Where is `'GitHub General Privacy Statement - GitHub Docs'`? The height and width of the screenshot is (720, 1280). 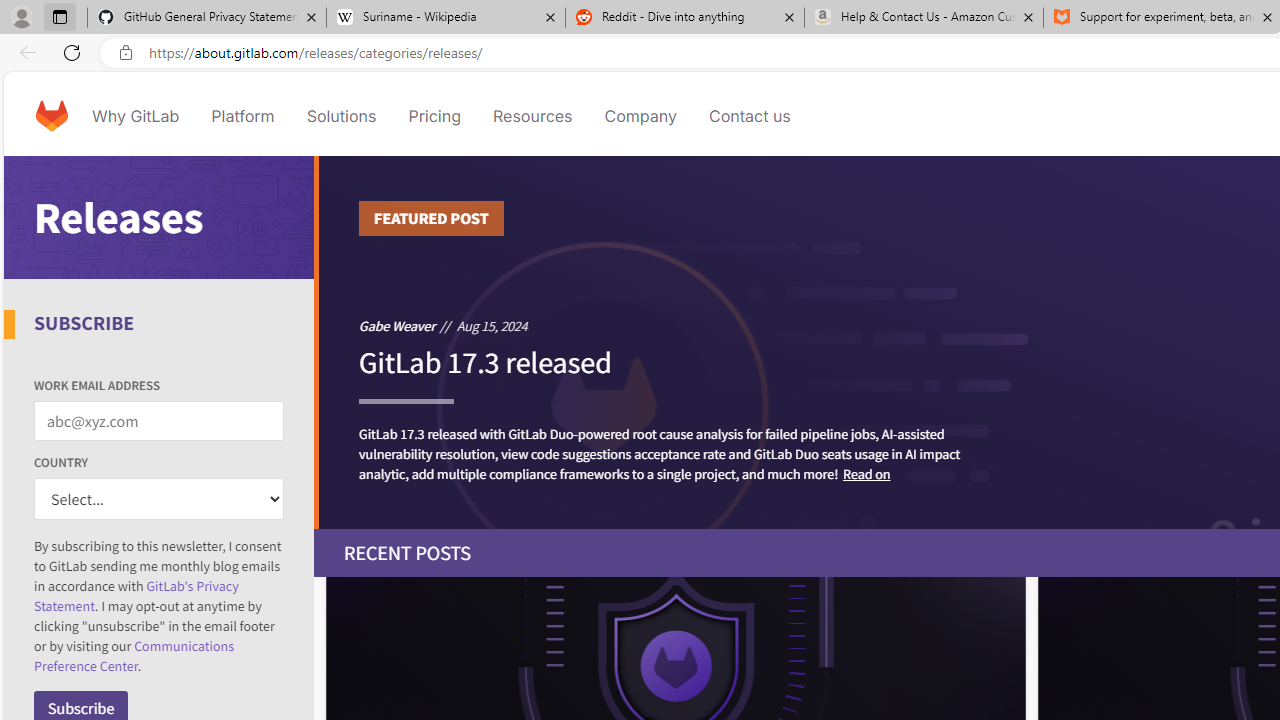
'GitHub General Privacy Statement - GitHub Docs' is located at coordinates (207, 17).